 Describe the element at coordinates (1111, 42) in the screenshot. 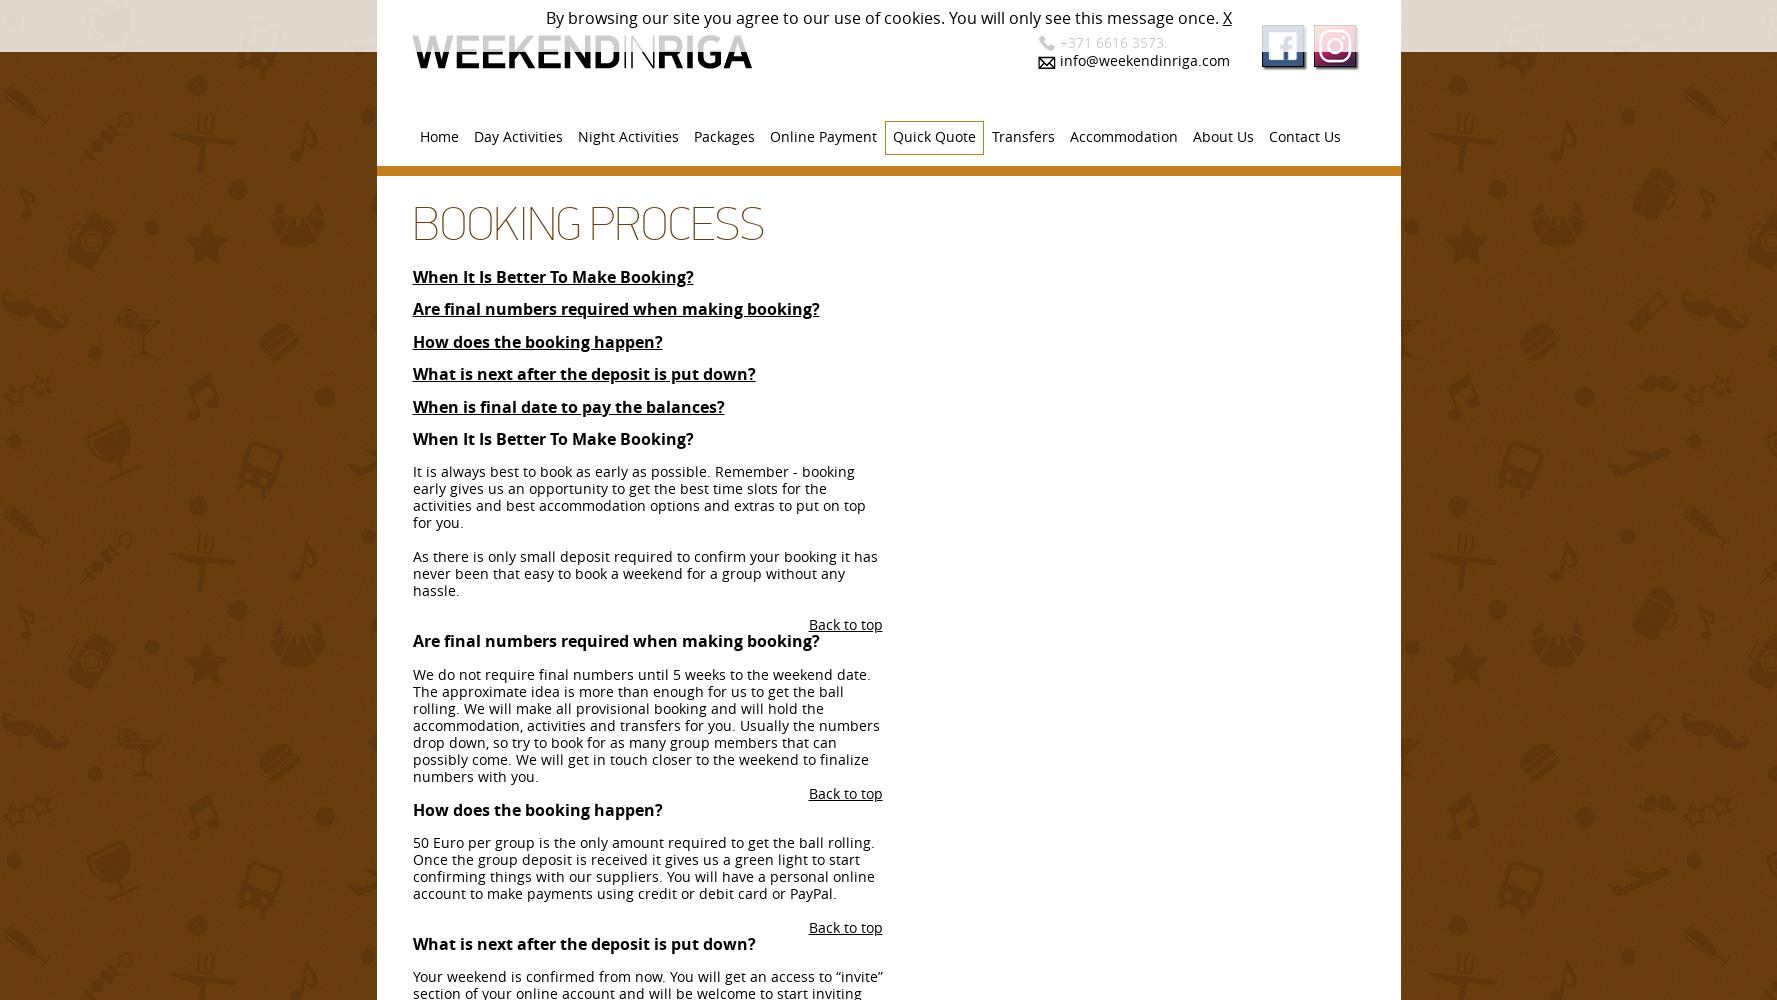

I see `'+371 6616 3573.'` at that location.